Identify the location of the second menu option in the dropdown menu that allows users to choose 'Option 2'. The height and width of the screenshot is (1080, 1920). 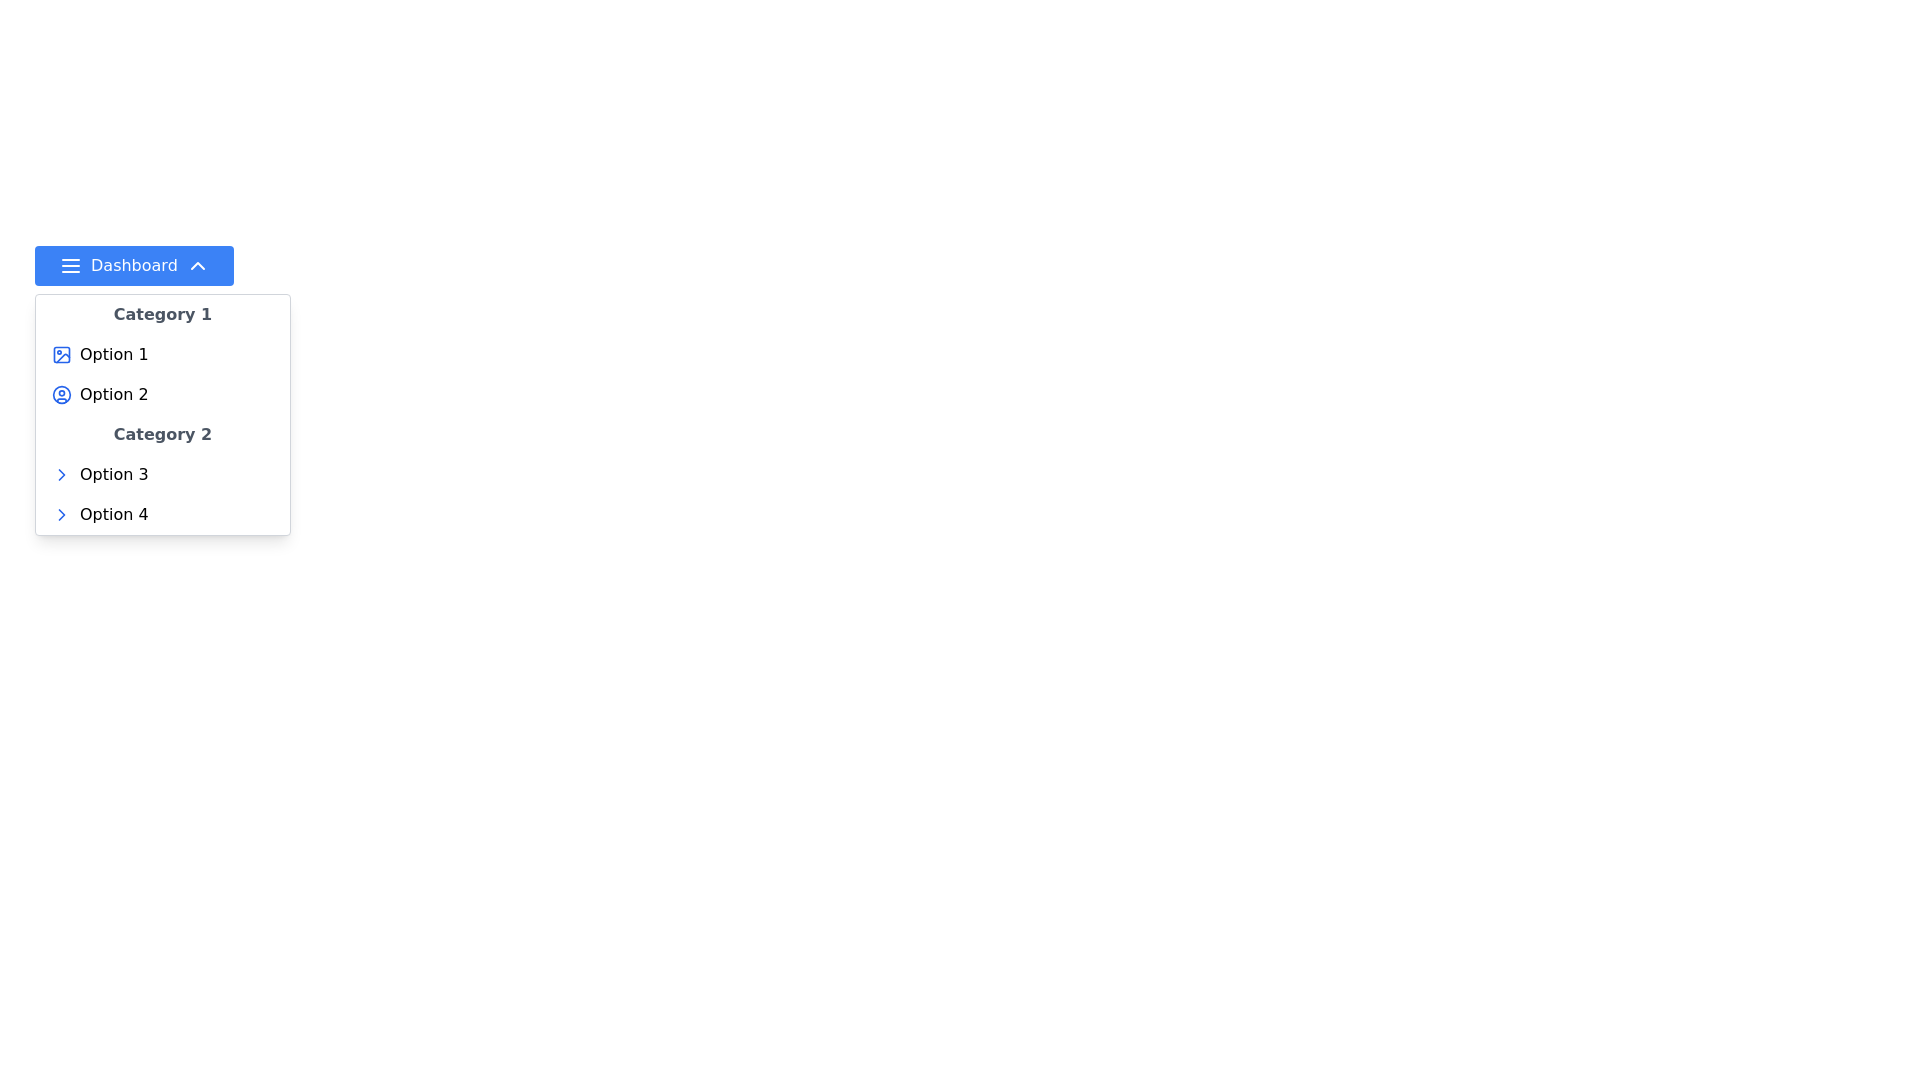
(163, 394).